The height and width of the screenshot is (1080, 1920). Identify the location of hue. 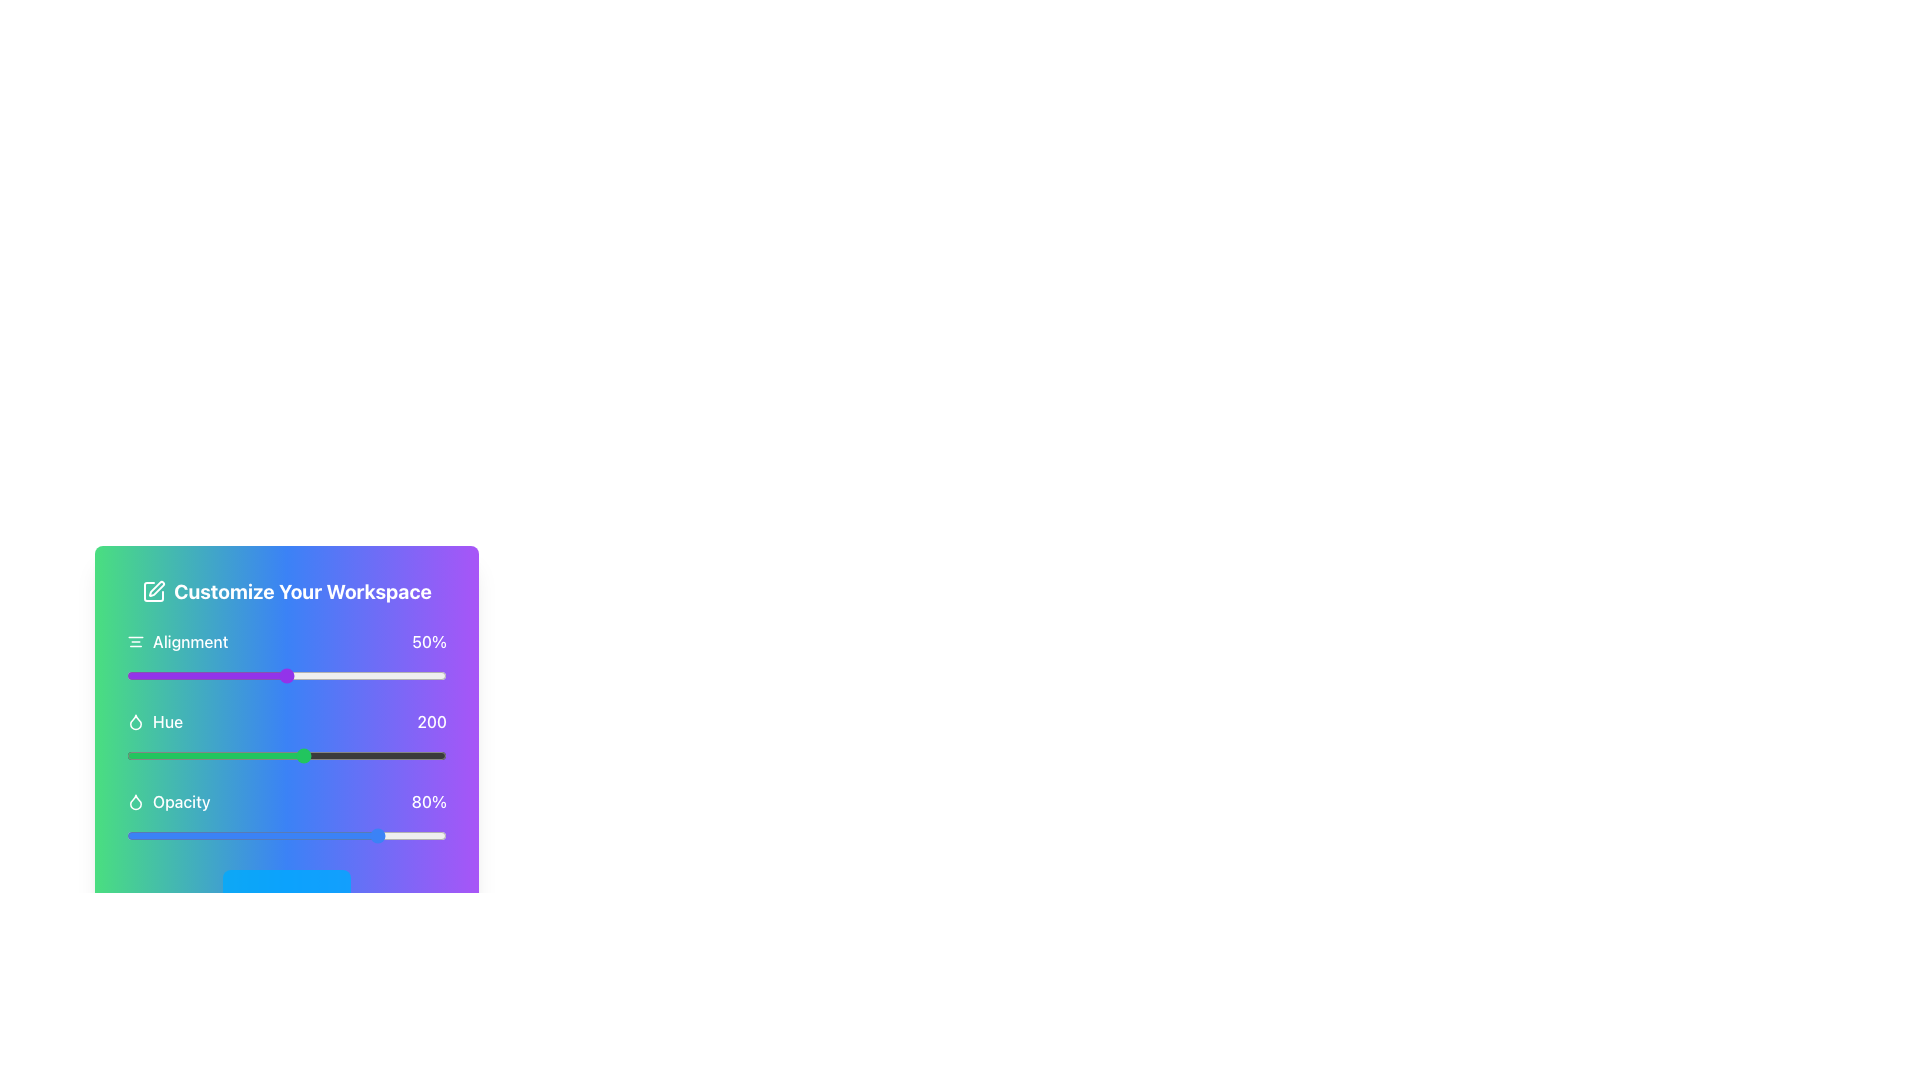
(409, 756).